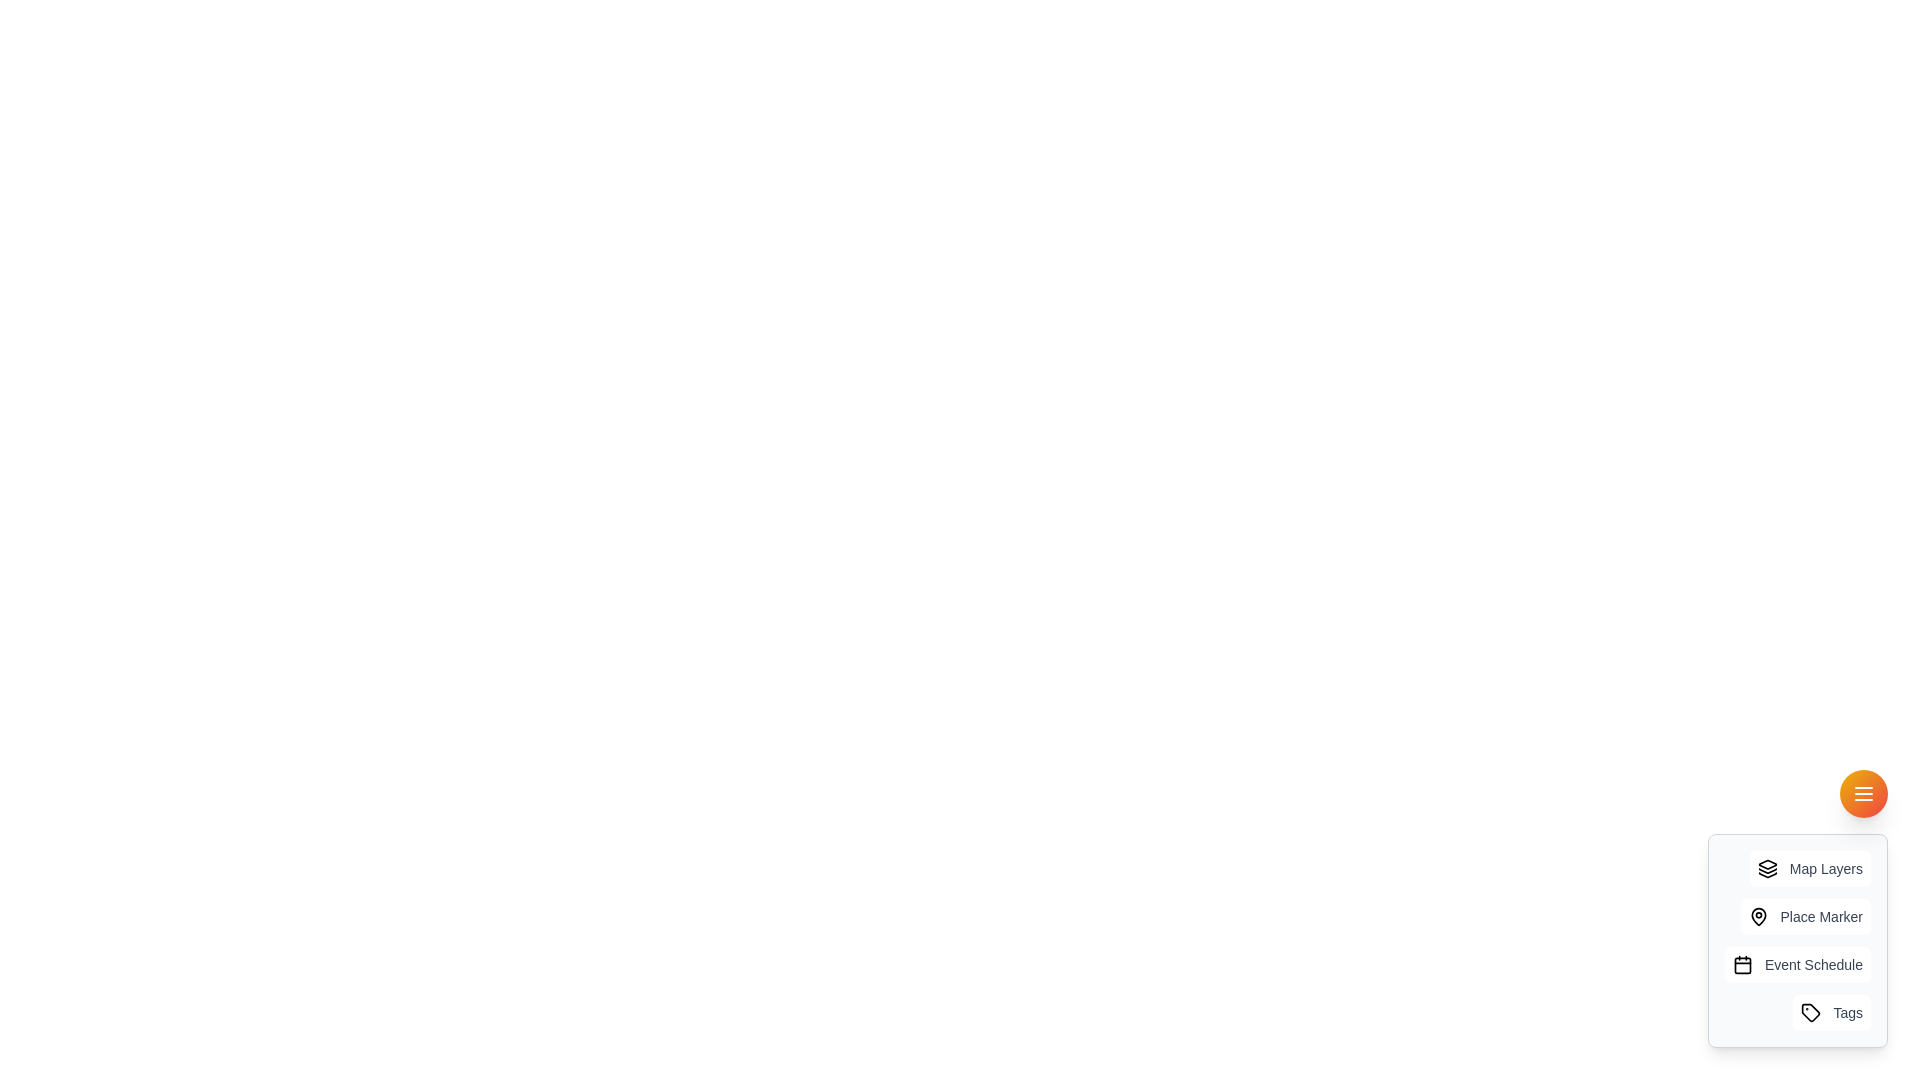  I want to click on the 'Event Schedule' item in the menu, so click(1796, 963).